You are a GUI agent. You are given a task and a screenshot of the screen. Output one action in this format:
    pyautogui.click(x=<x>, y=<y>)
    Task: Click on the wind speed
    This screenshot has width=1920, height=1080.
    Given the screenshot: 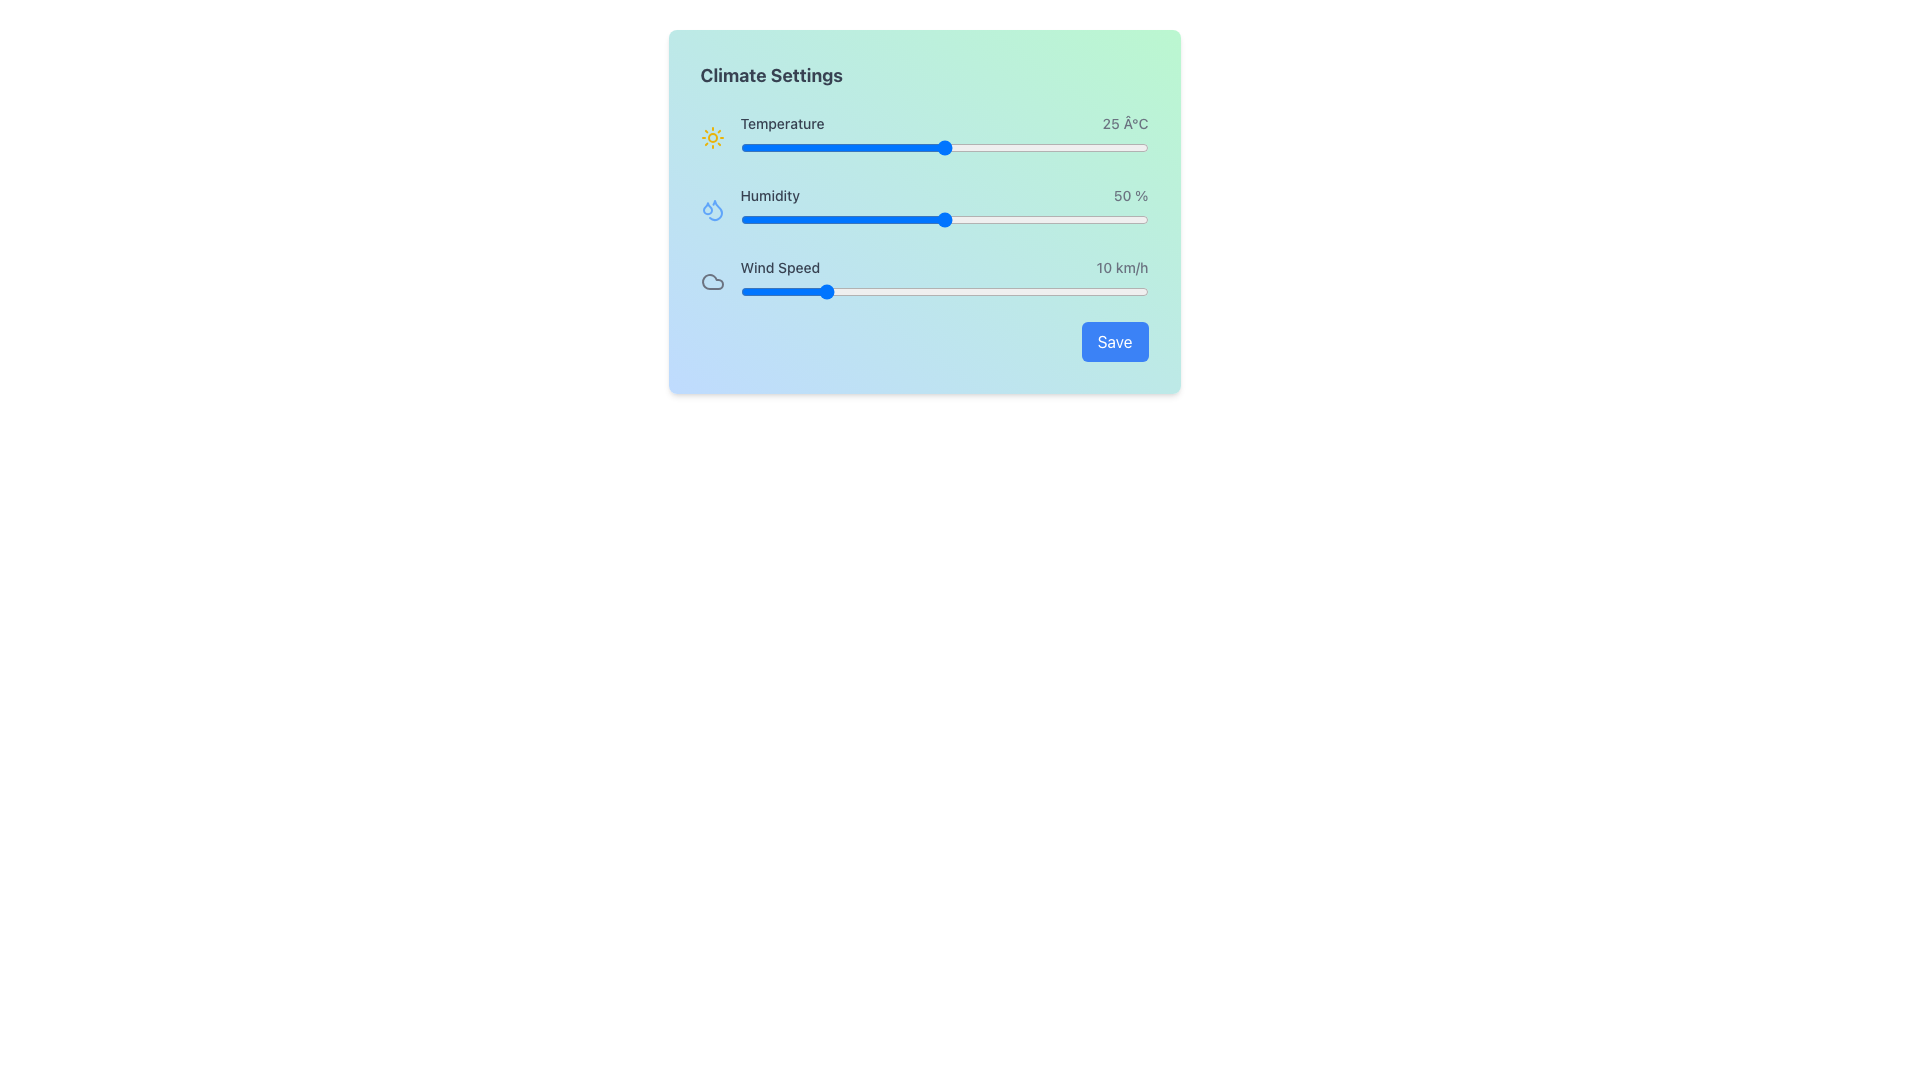 What is the action you would take?
    pyautogui.click(x=1034, y=292)
    